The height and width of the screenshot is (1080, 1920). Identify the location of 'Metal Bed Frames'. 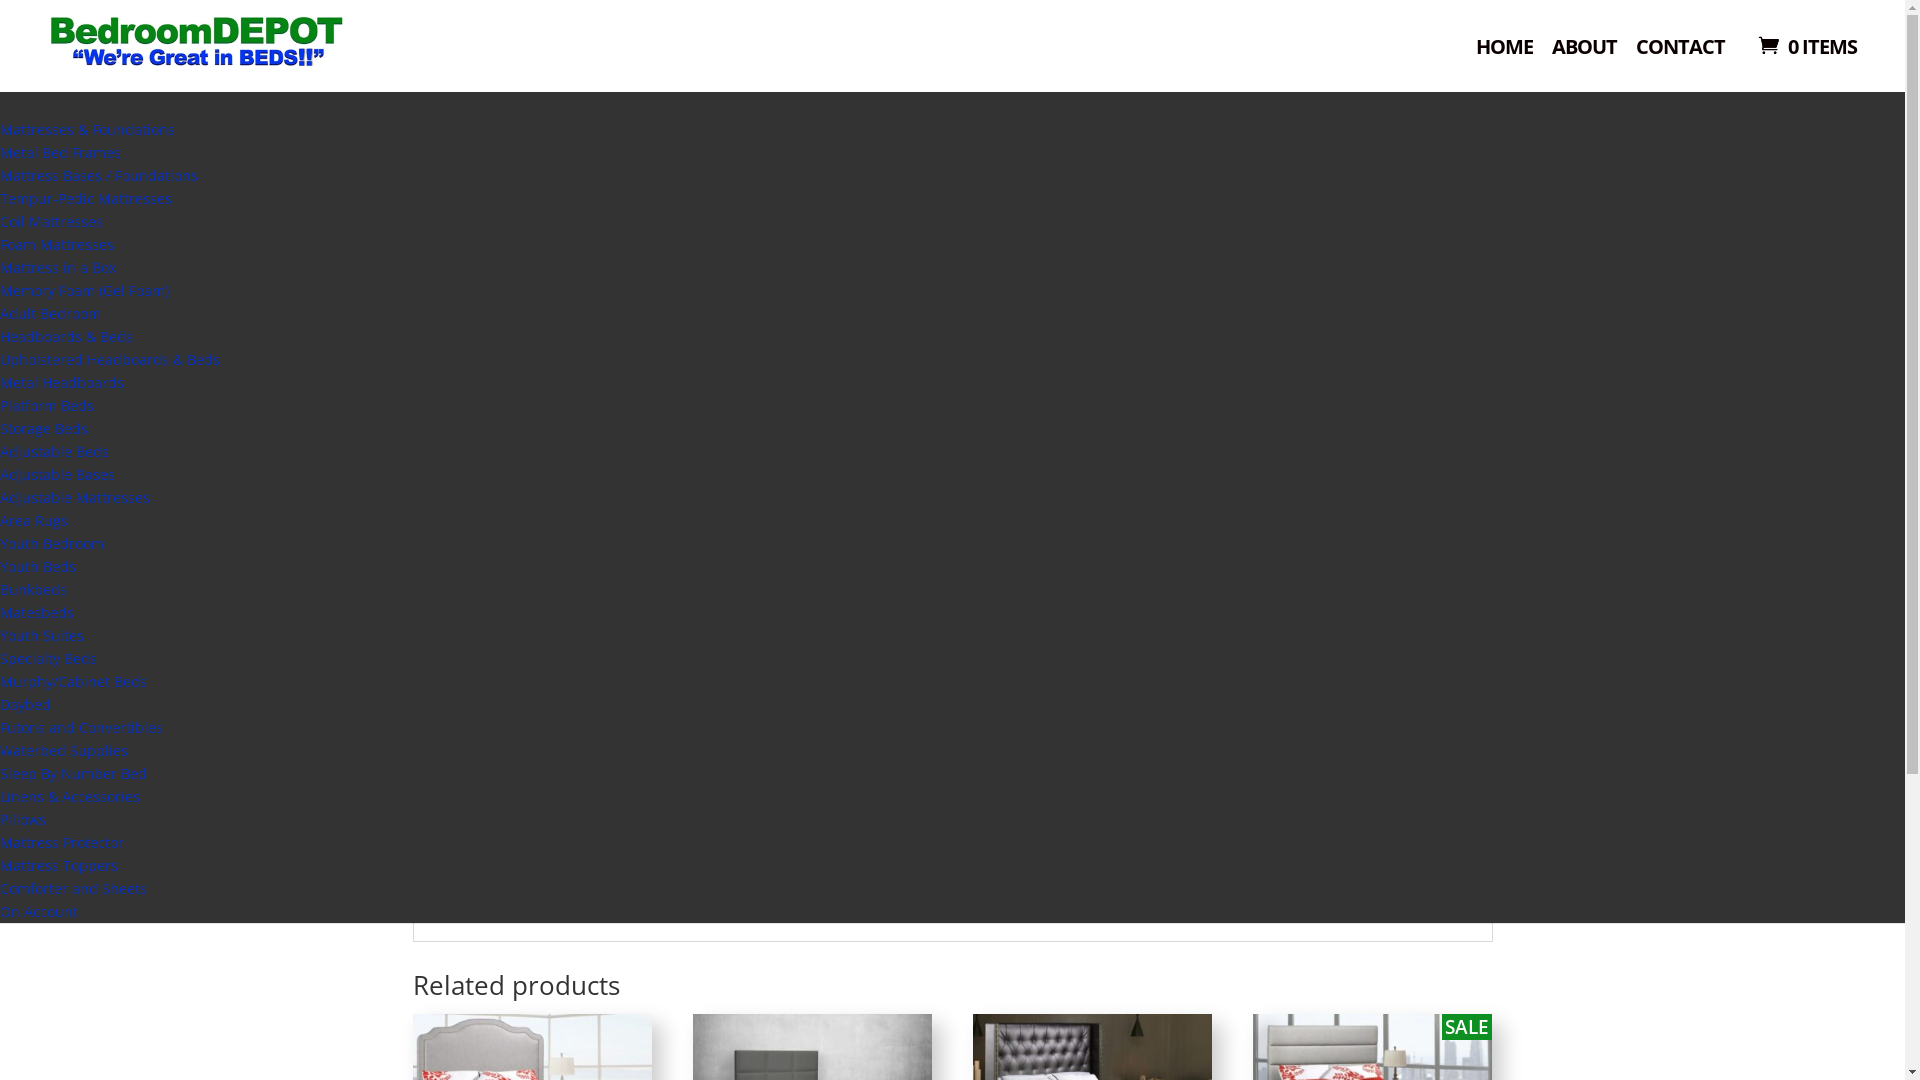
(60, 151).